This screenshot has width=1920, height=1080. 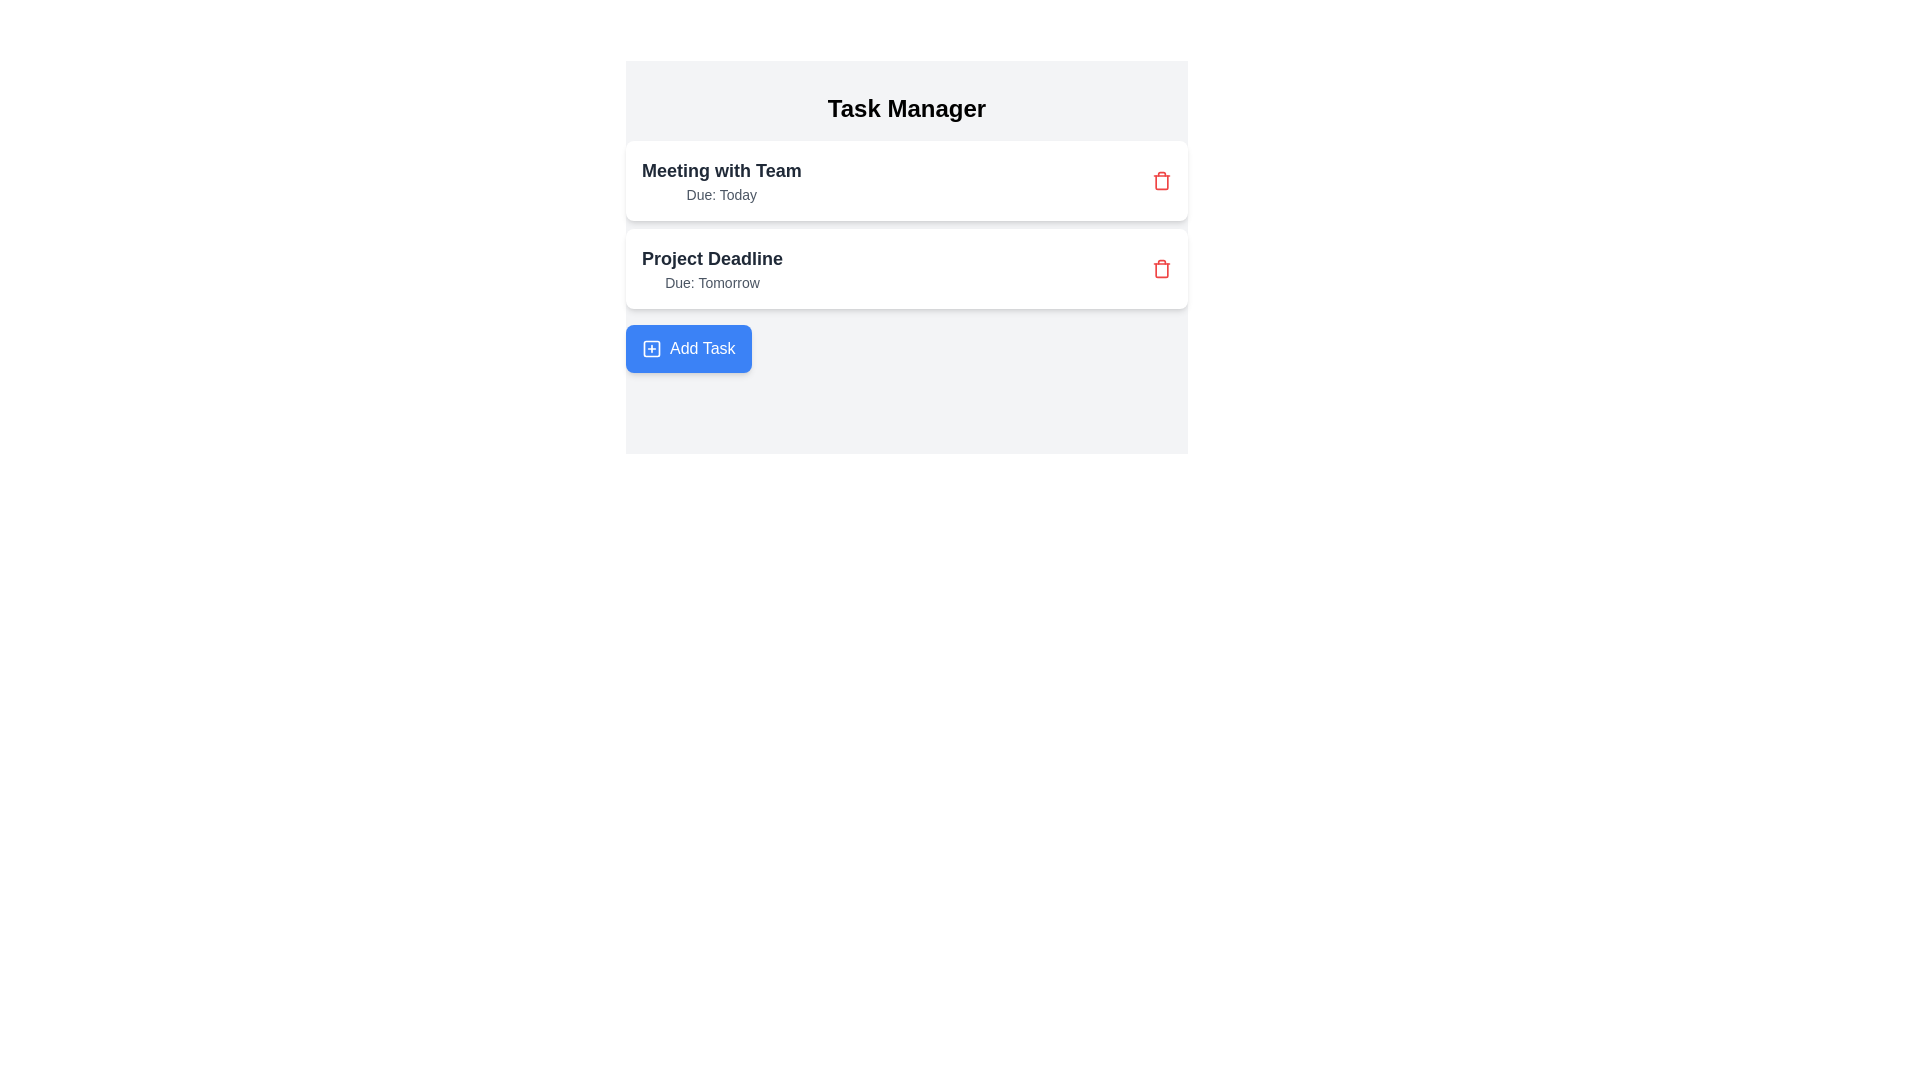 I want to click on the text label that reads 'Due: Today', which is styled in a small gray font and located below the heading 'Meeting with Team', so click(x=720, y=195).